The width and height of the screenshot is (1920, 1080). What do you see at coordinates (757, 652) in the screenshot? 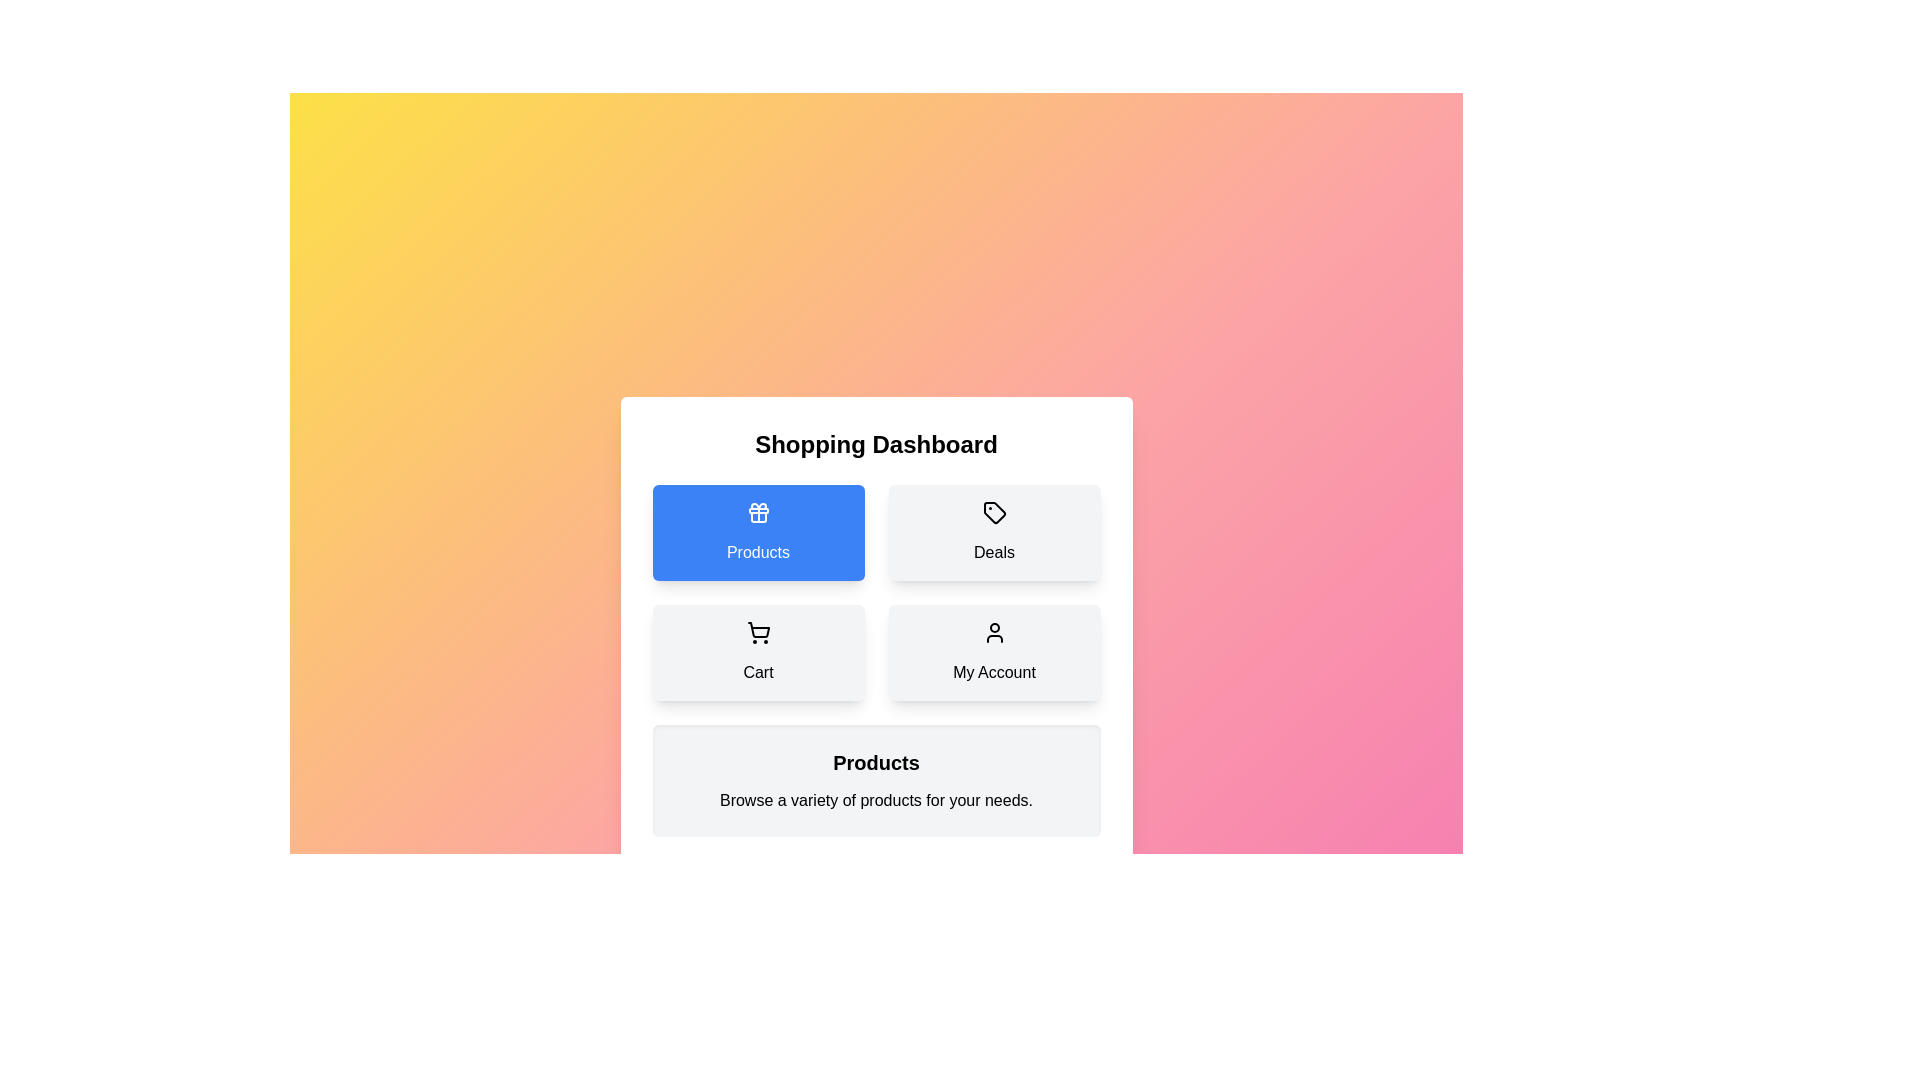
I see `the 'Cart' button to view the Cart category` at bounding box center [757, 652].